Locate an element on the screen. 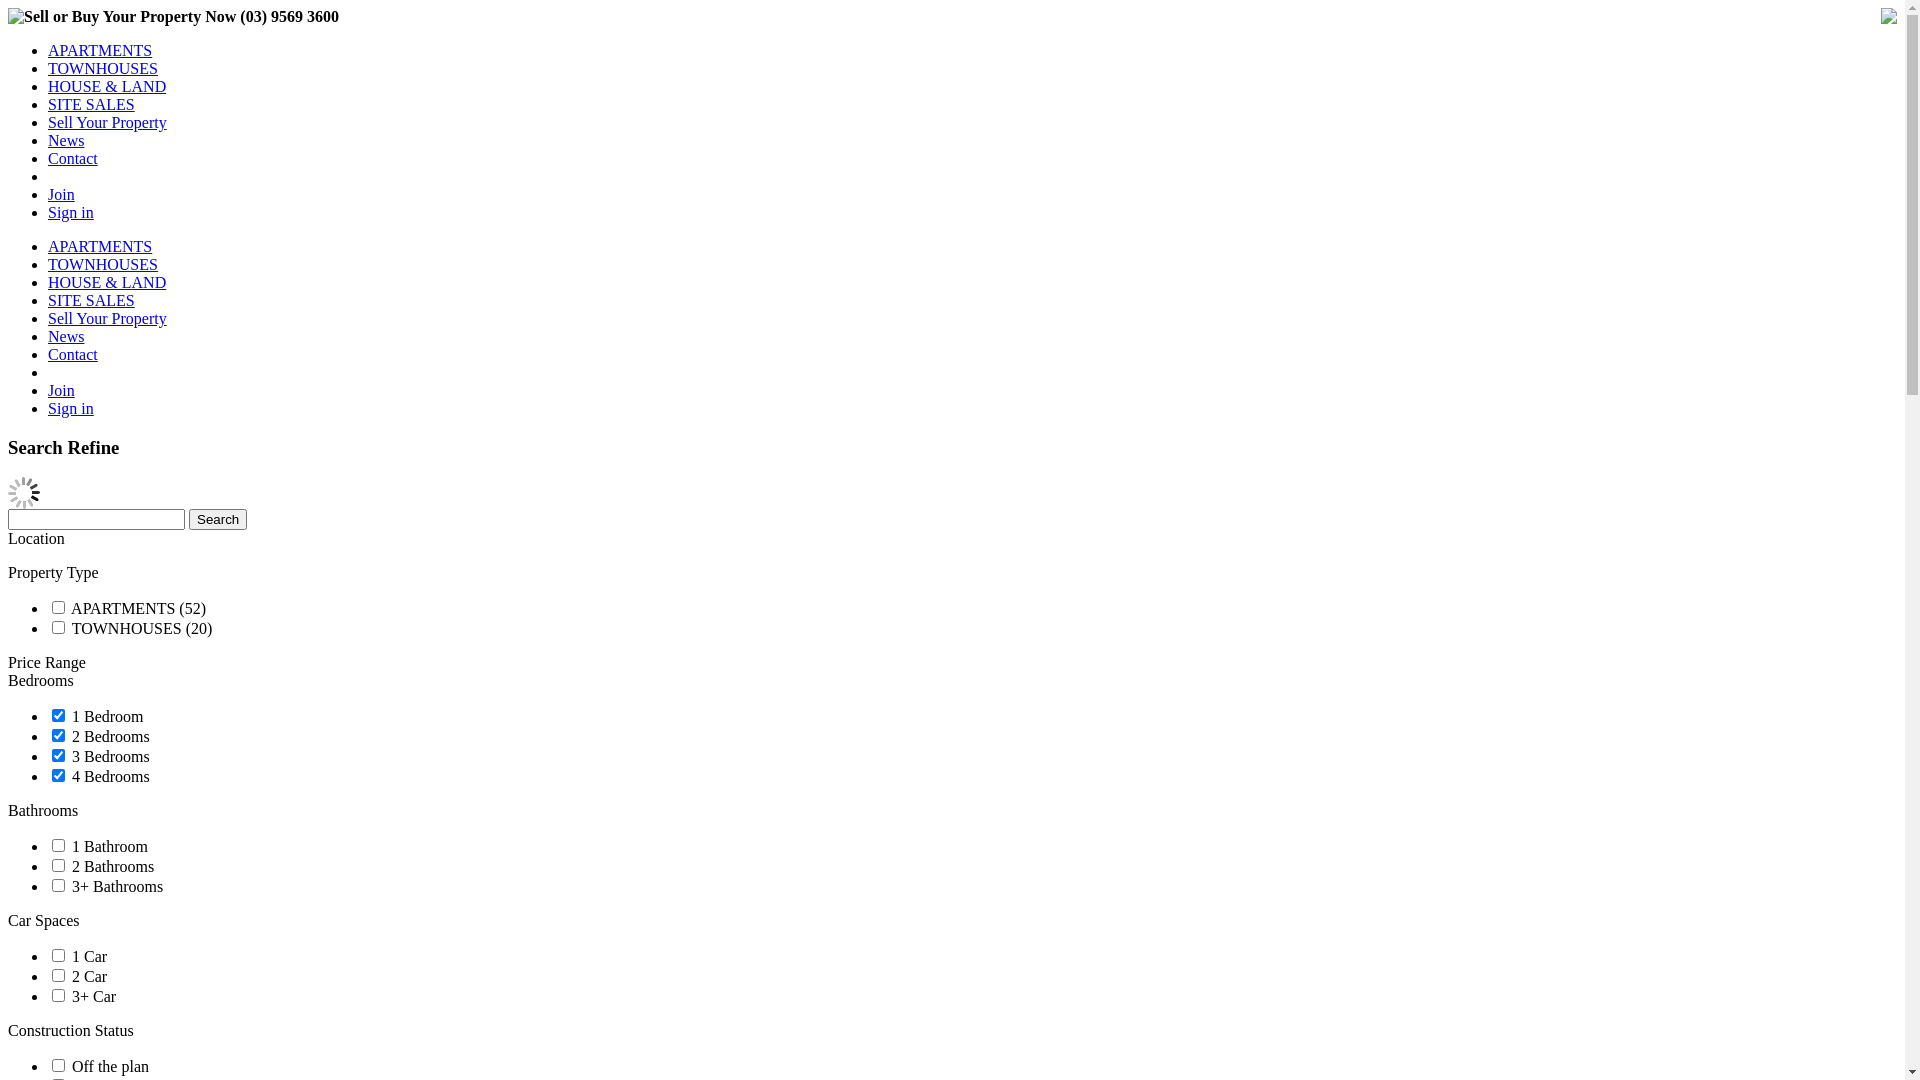  'APARTMENTS' is located at coordinates (99, 49).